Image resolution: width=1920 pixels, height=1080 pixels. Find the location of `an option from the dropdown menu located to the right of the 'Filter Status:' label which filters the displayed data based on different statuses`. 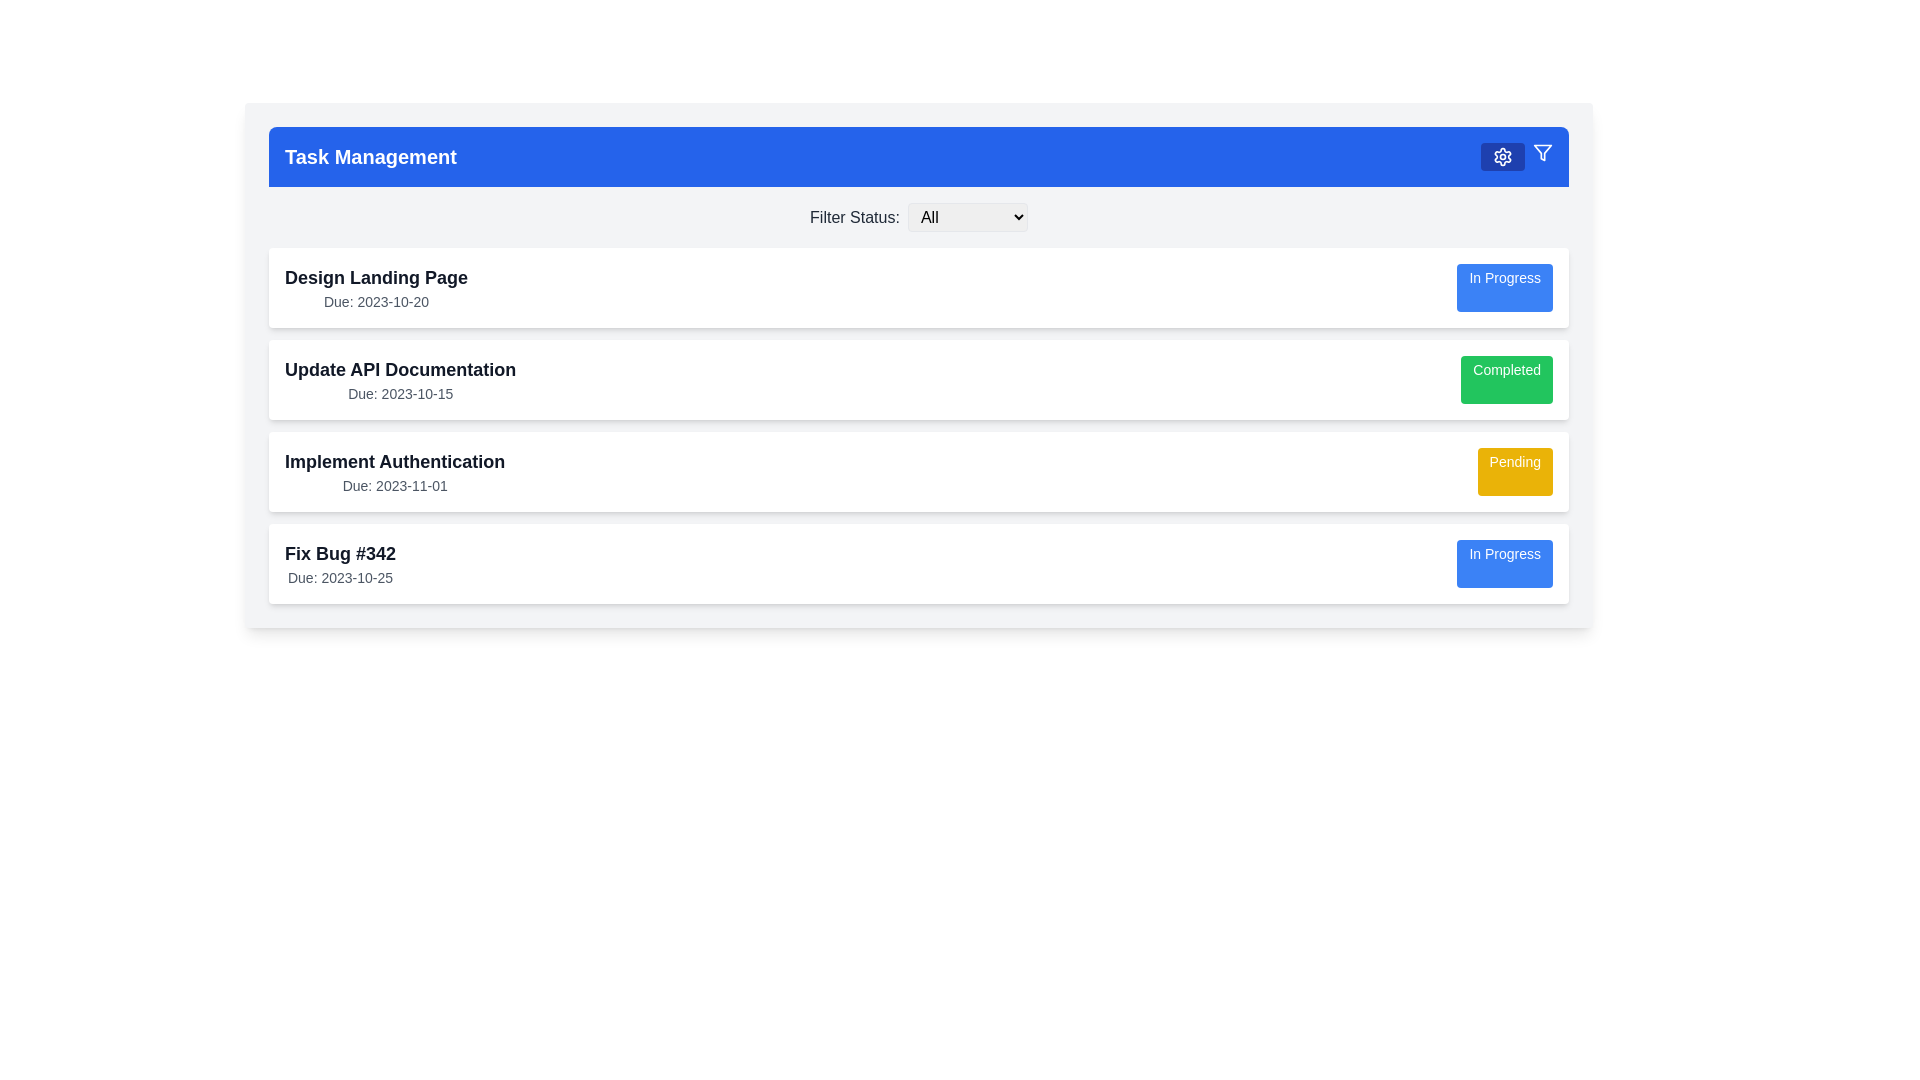

an option from the dropdown menu located to the right of the 'Filter Status:' label which filters the displayed data based on different statuses is located at coordinates (967, 217).